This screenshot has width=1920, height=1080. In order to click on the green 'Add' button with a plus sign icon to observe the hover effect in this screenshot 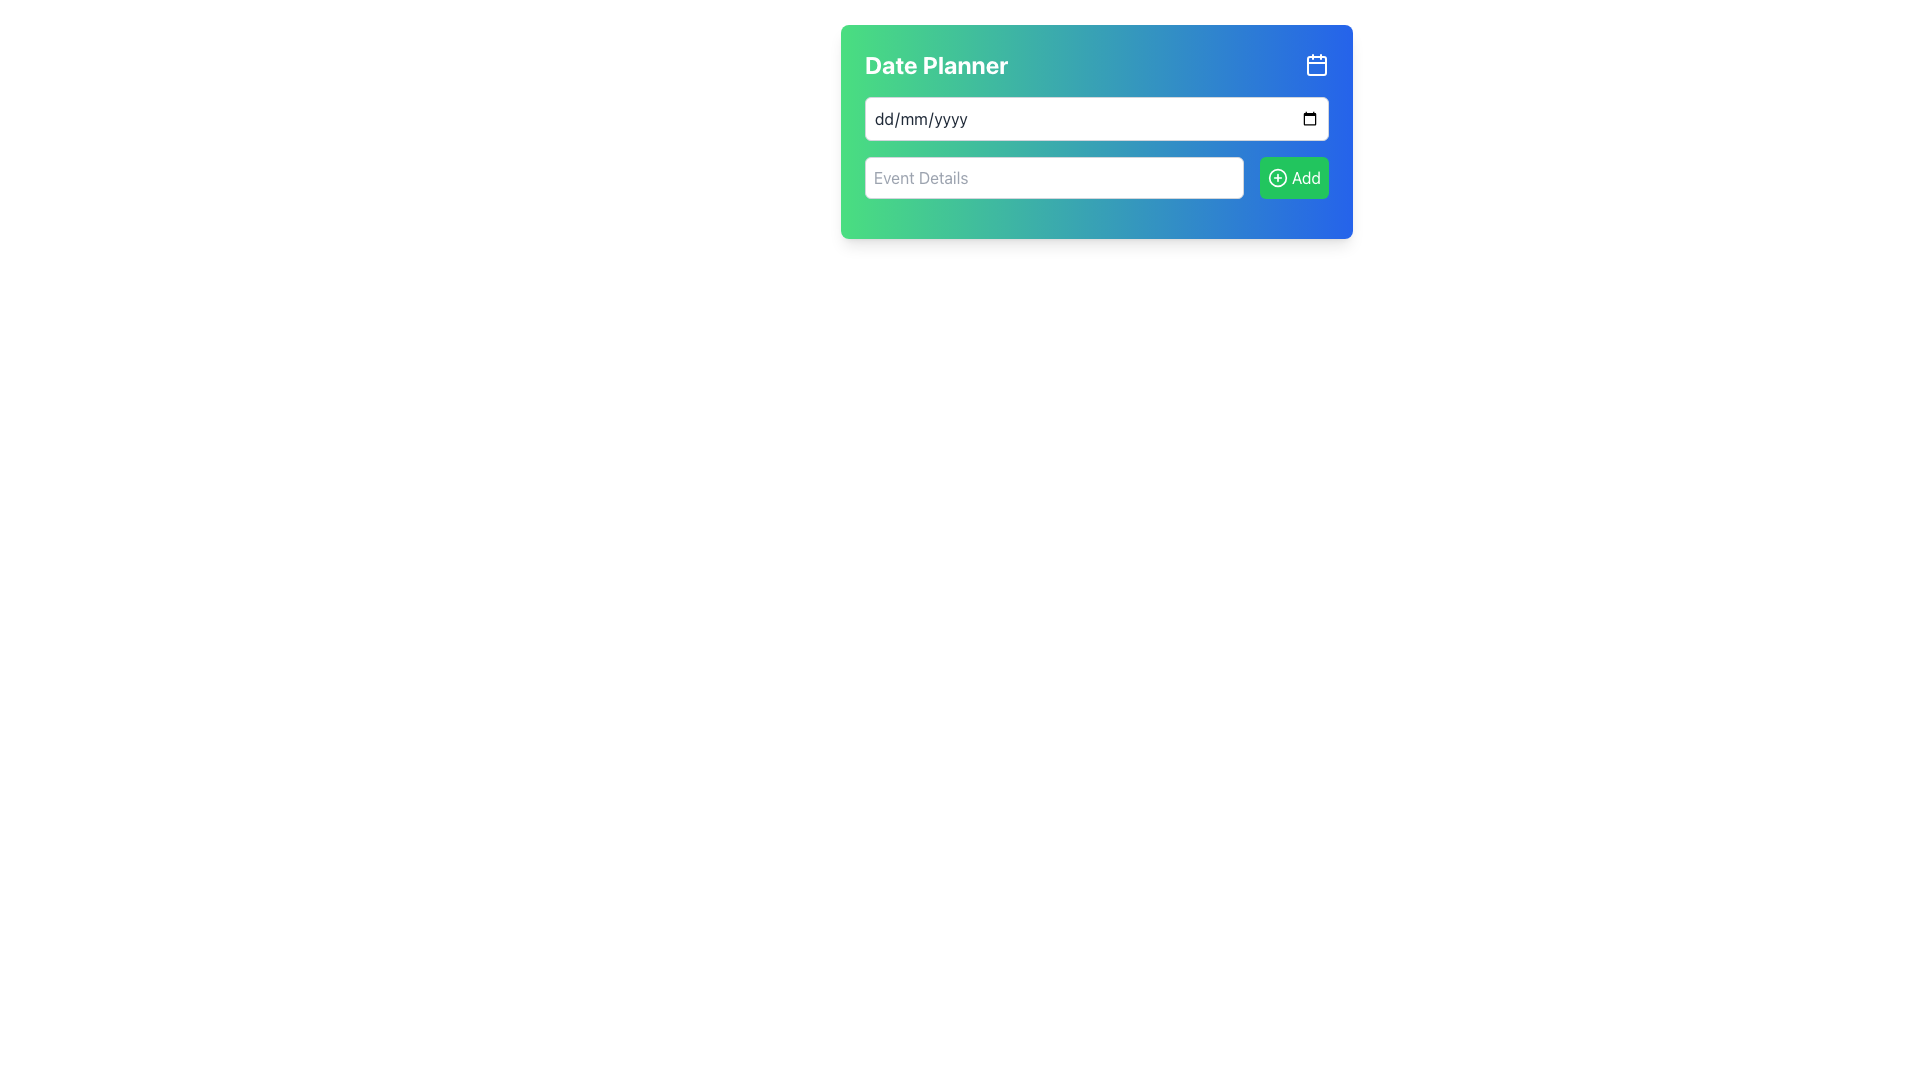, I will do `click(1294, 176)`.